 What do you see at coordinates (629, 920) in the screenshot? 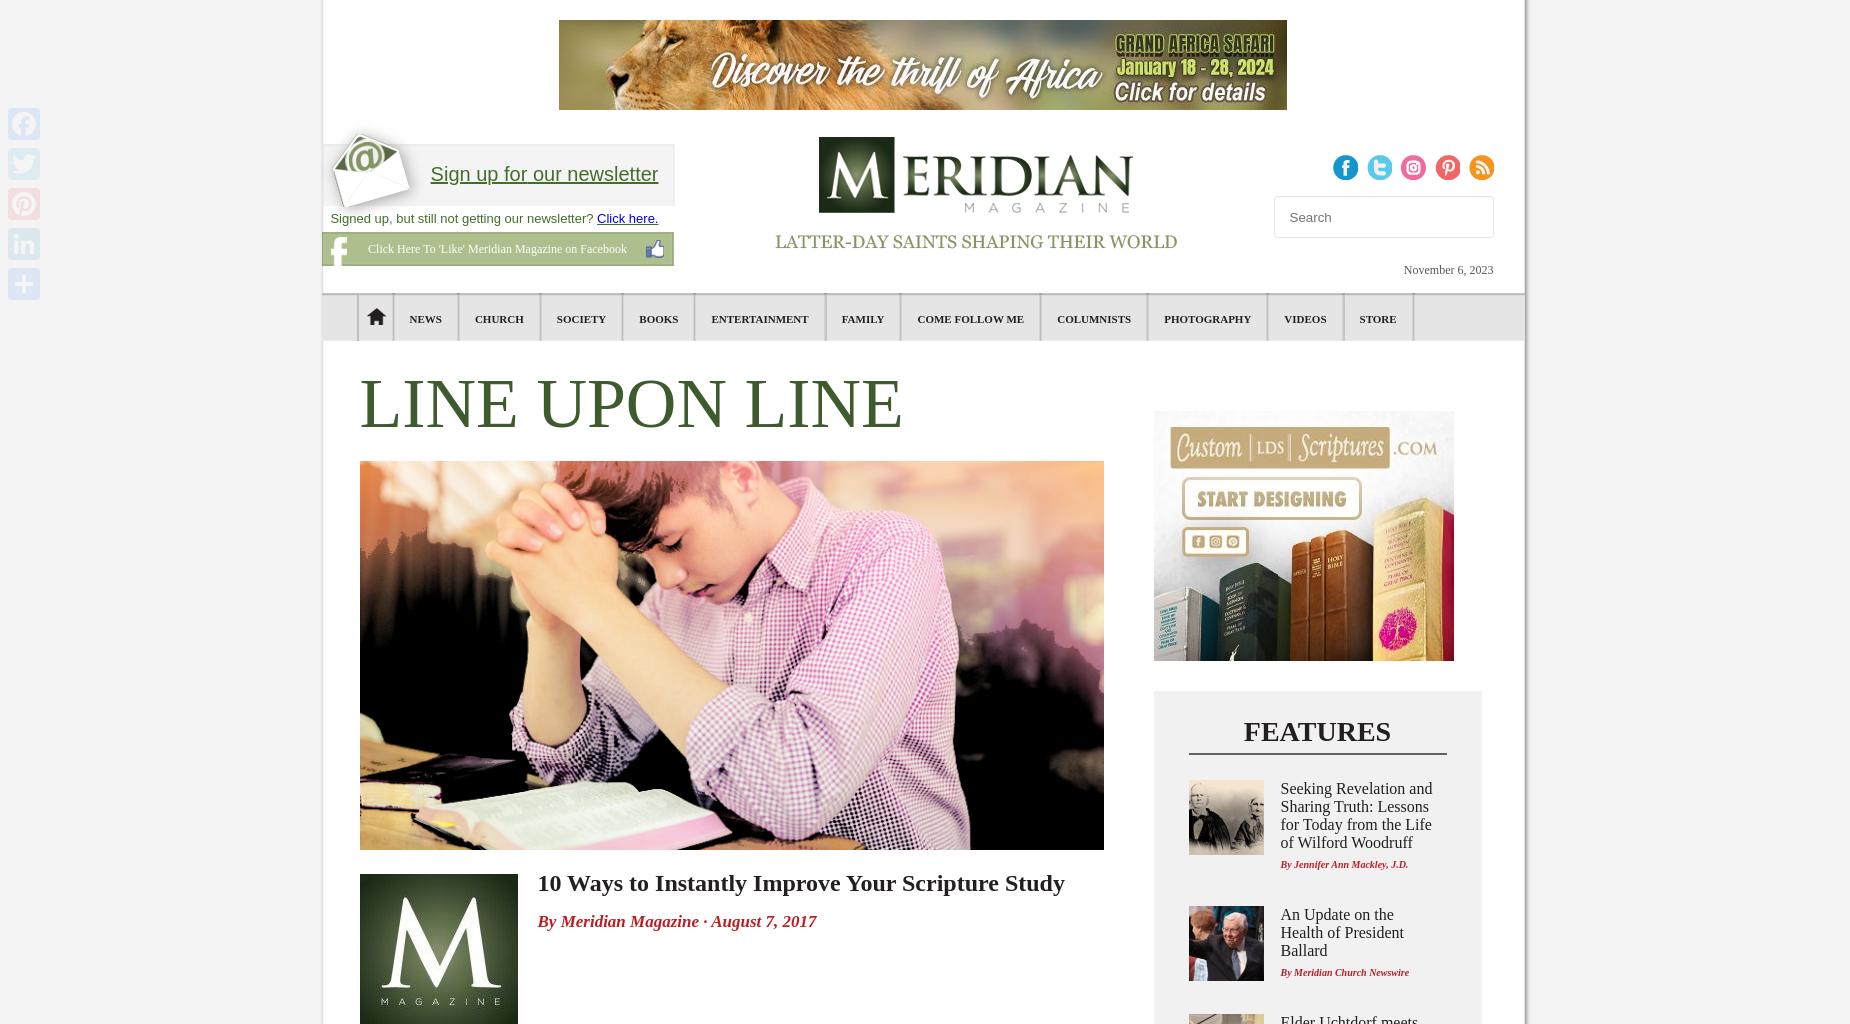
I see `'Meridian Magazine'` at bounding box center [629, 920].